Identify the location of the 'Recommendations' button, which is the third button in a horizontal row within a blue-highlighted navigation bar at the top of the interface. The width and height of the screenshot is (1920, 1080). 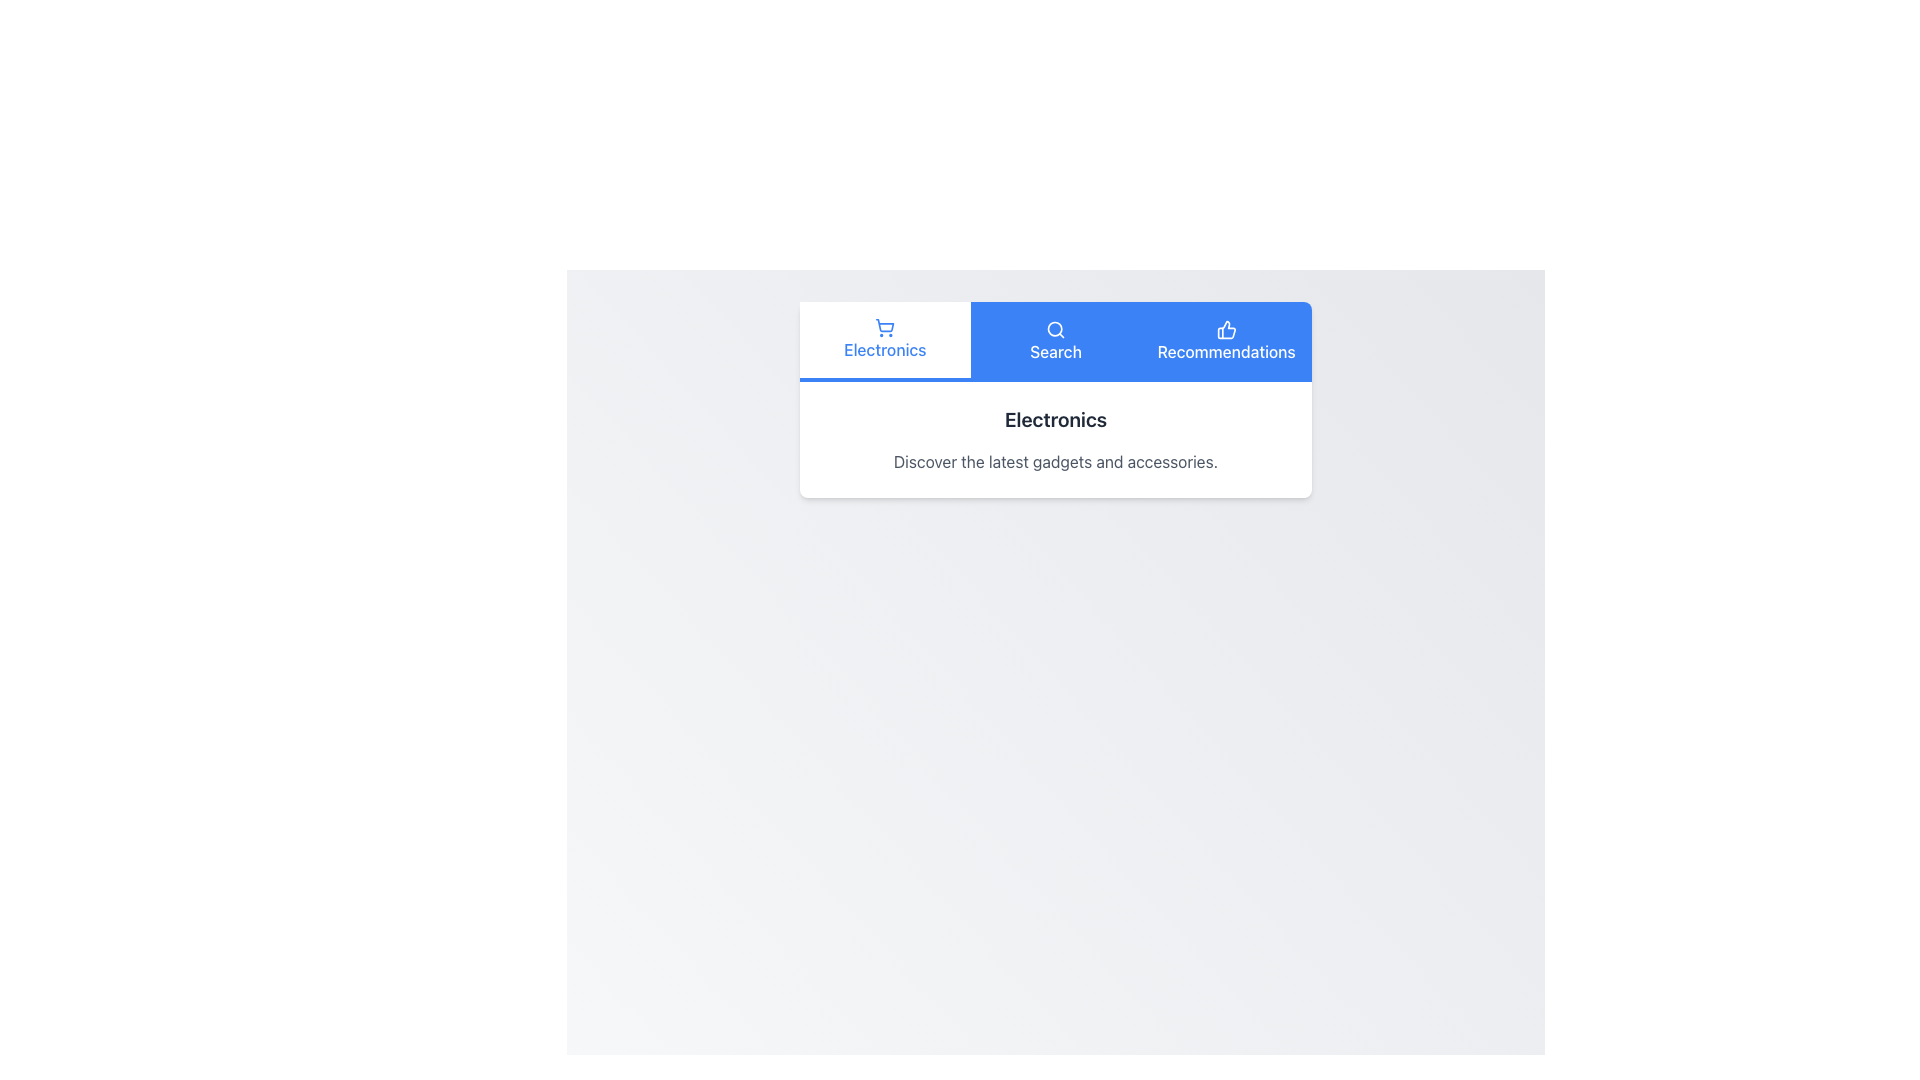
(1225, 341).